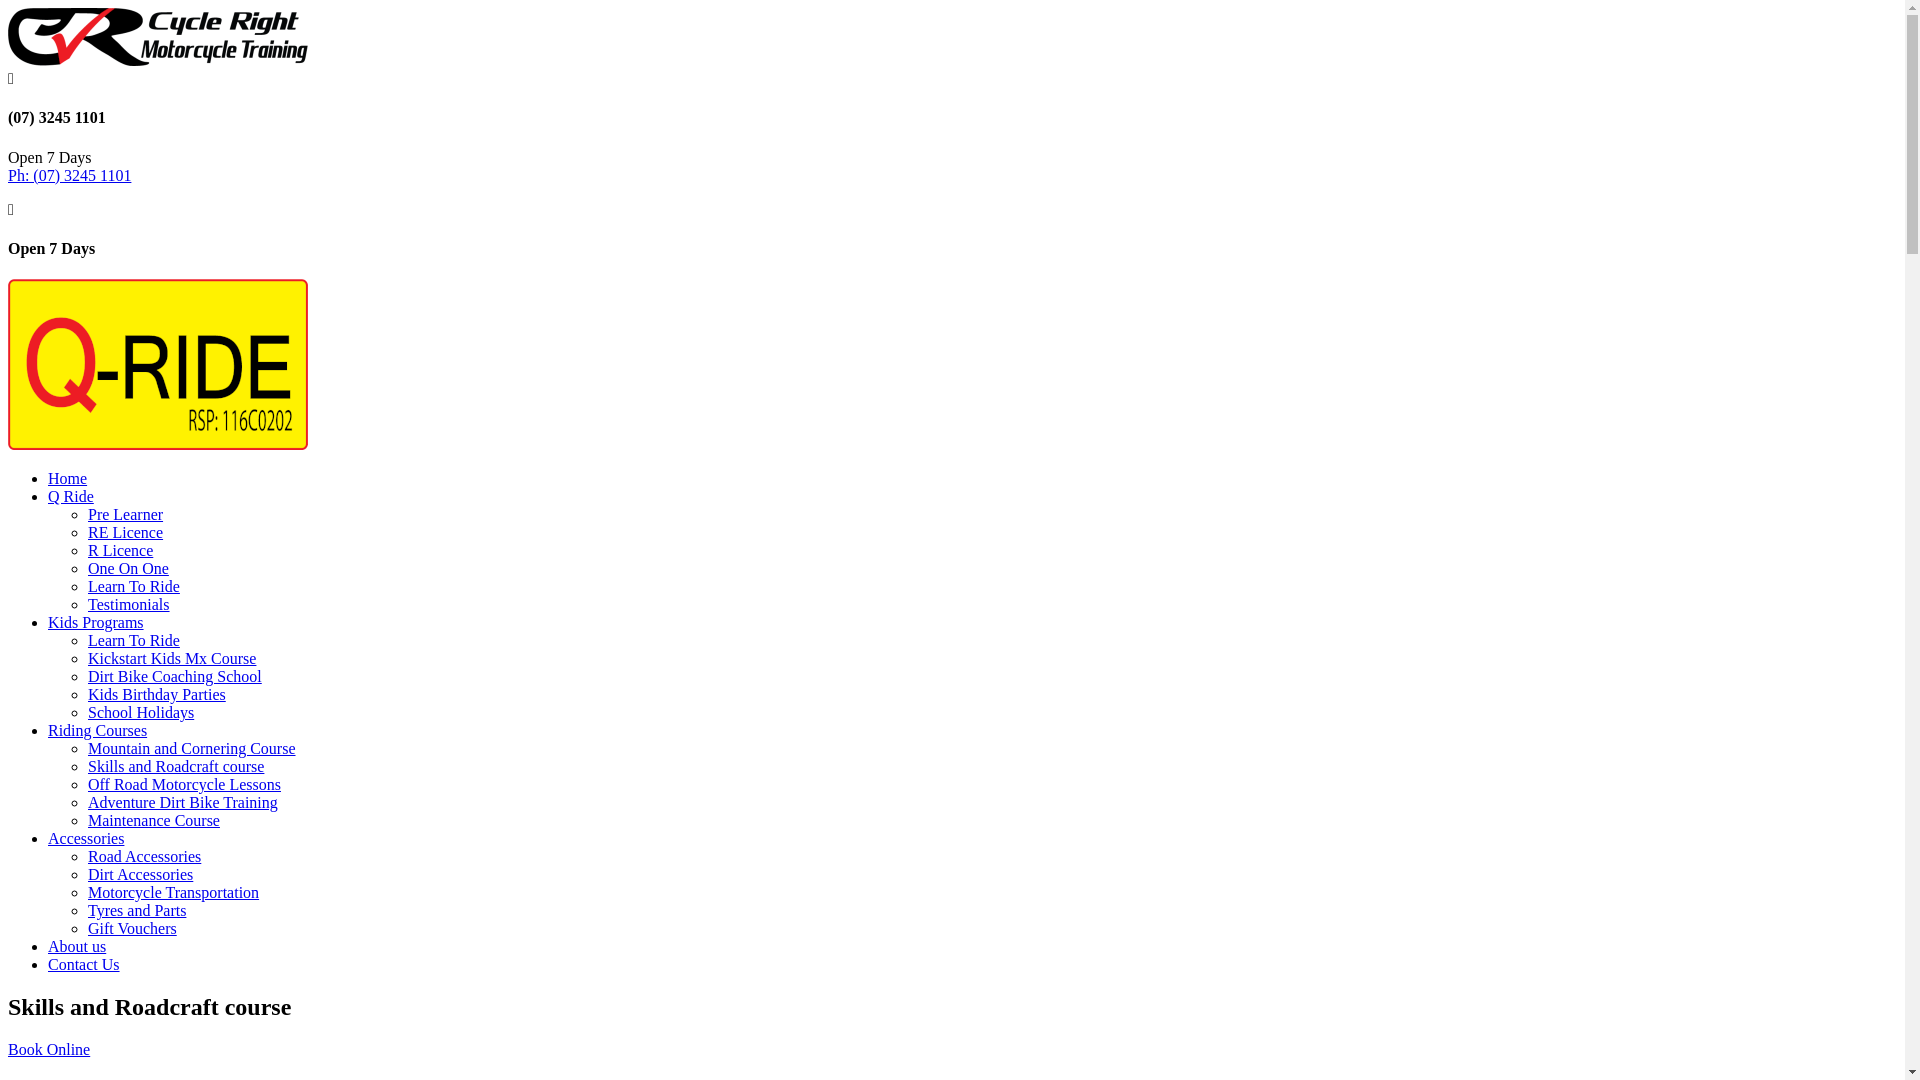  Describe the element at coordinates (133, 640) in the screenshot. I see `'Learn To Ride'` at that location.